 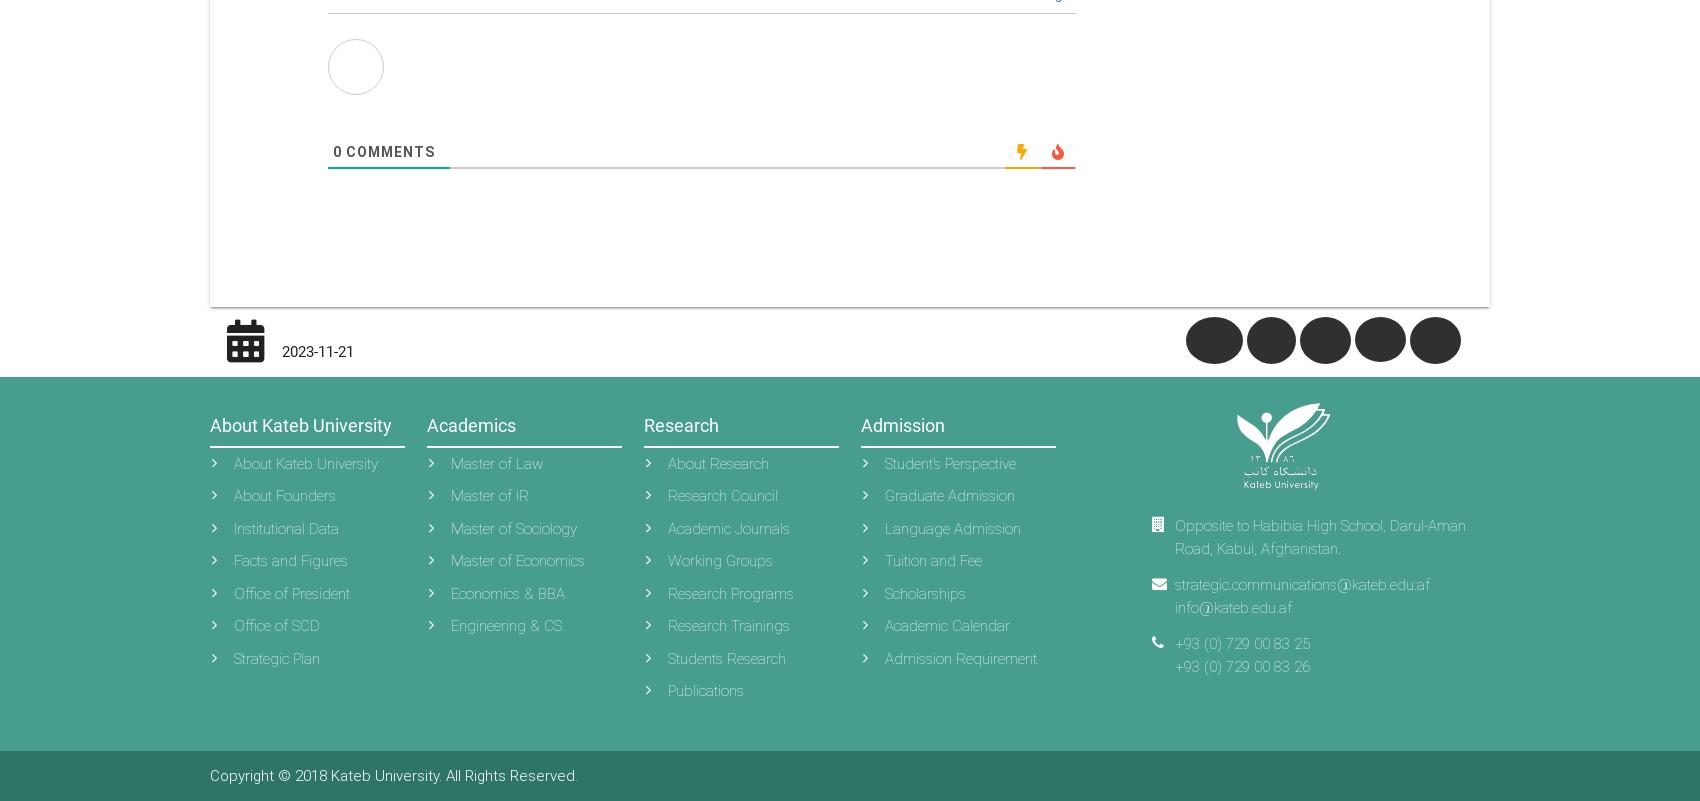 What do you see at coordinates (667, 691) in the screenshot?
I see `'Publications'` at bounding box center [667, 691].